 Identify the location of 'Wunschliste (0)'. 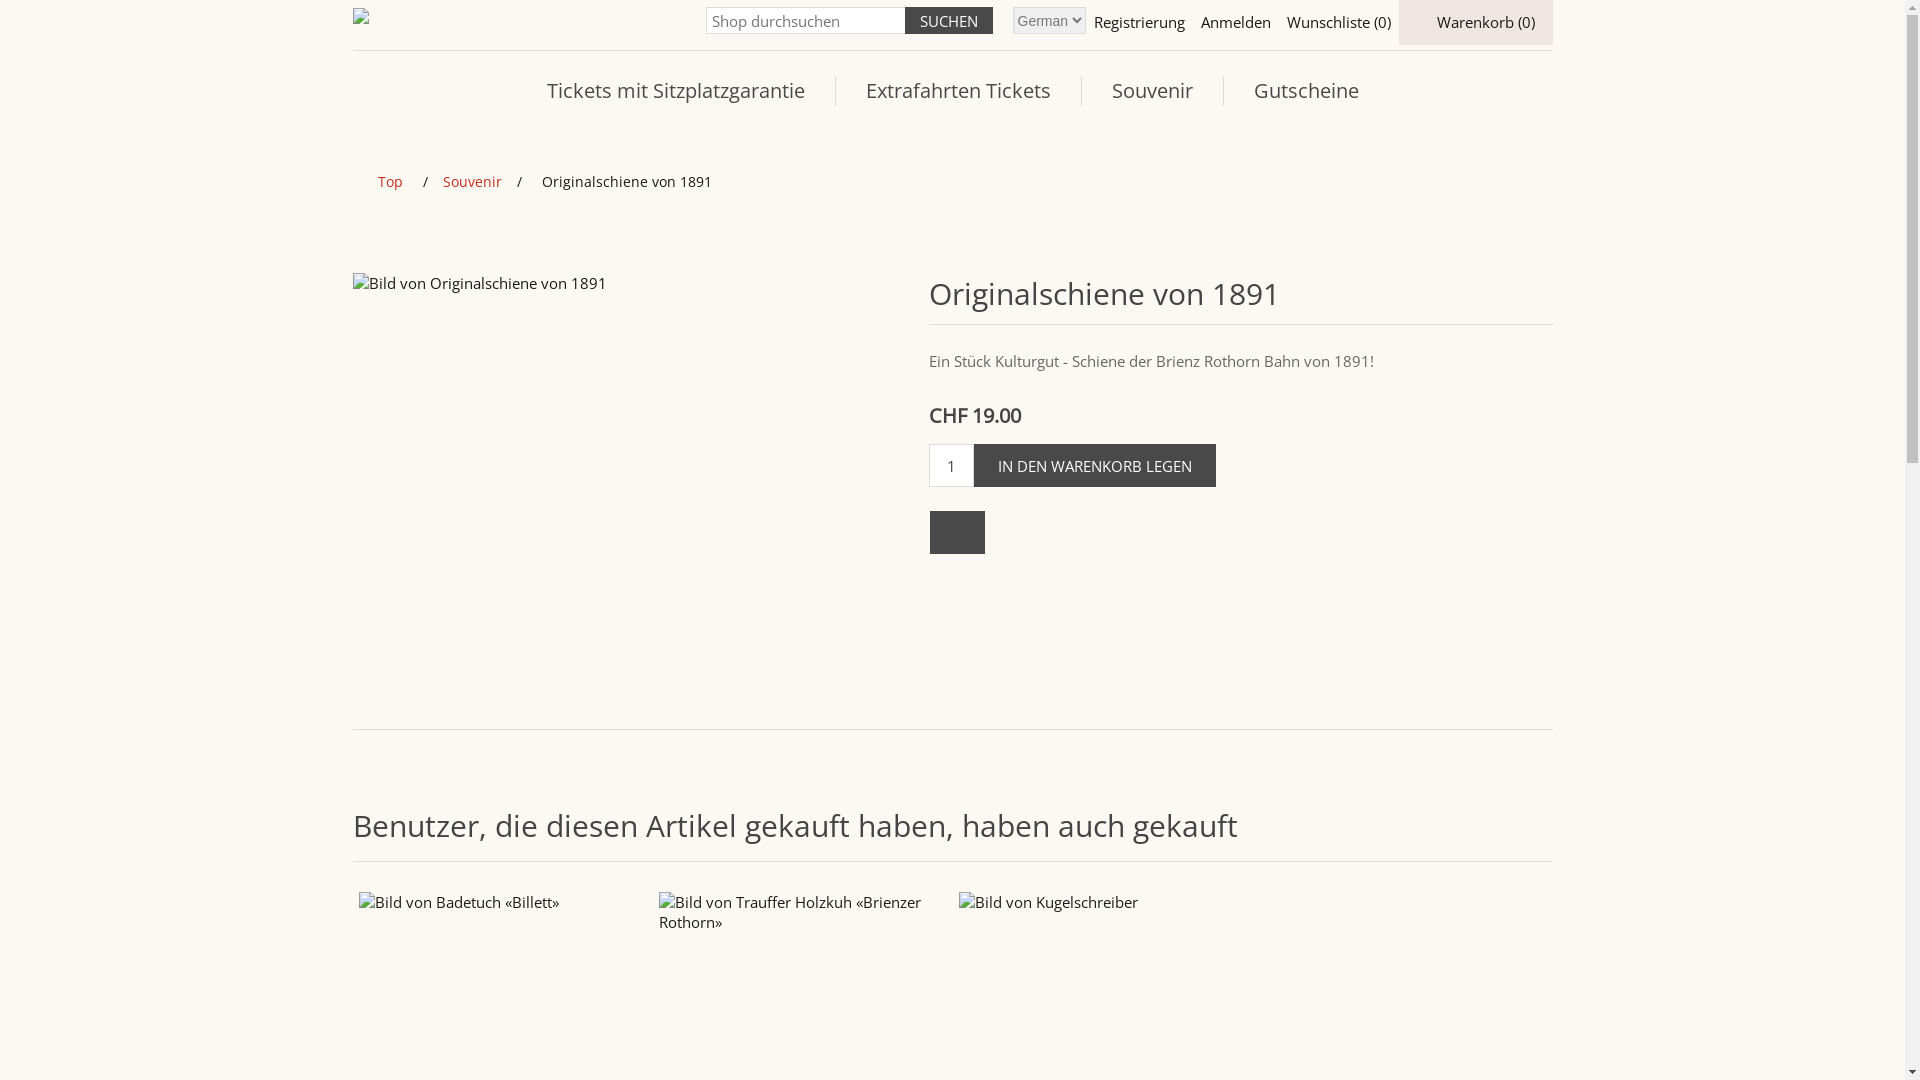
(1338, 22).